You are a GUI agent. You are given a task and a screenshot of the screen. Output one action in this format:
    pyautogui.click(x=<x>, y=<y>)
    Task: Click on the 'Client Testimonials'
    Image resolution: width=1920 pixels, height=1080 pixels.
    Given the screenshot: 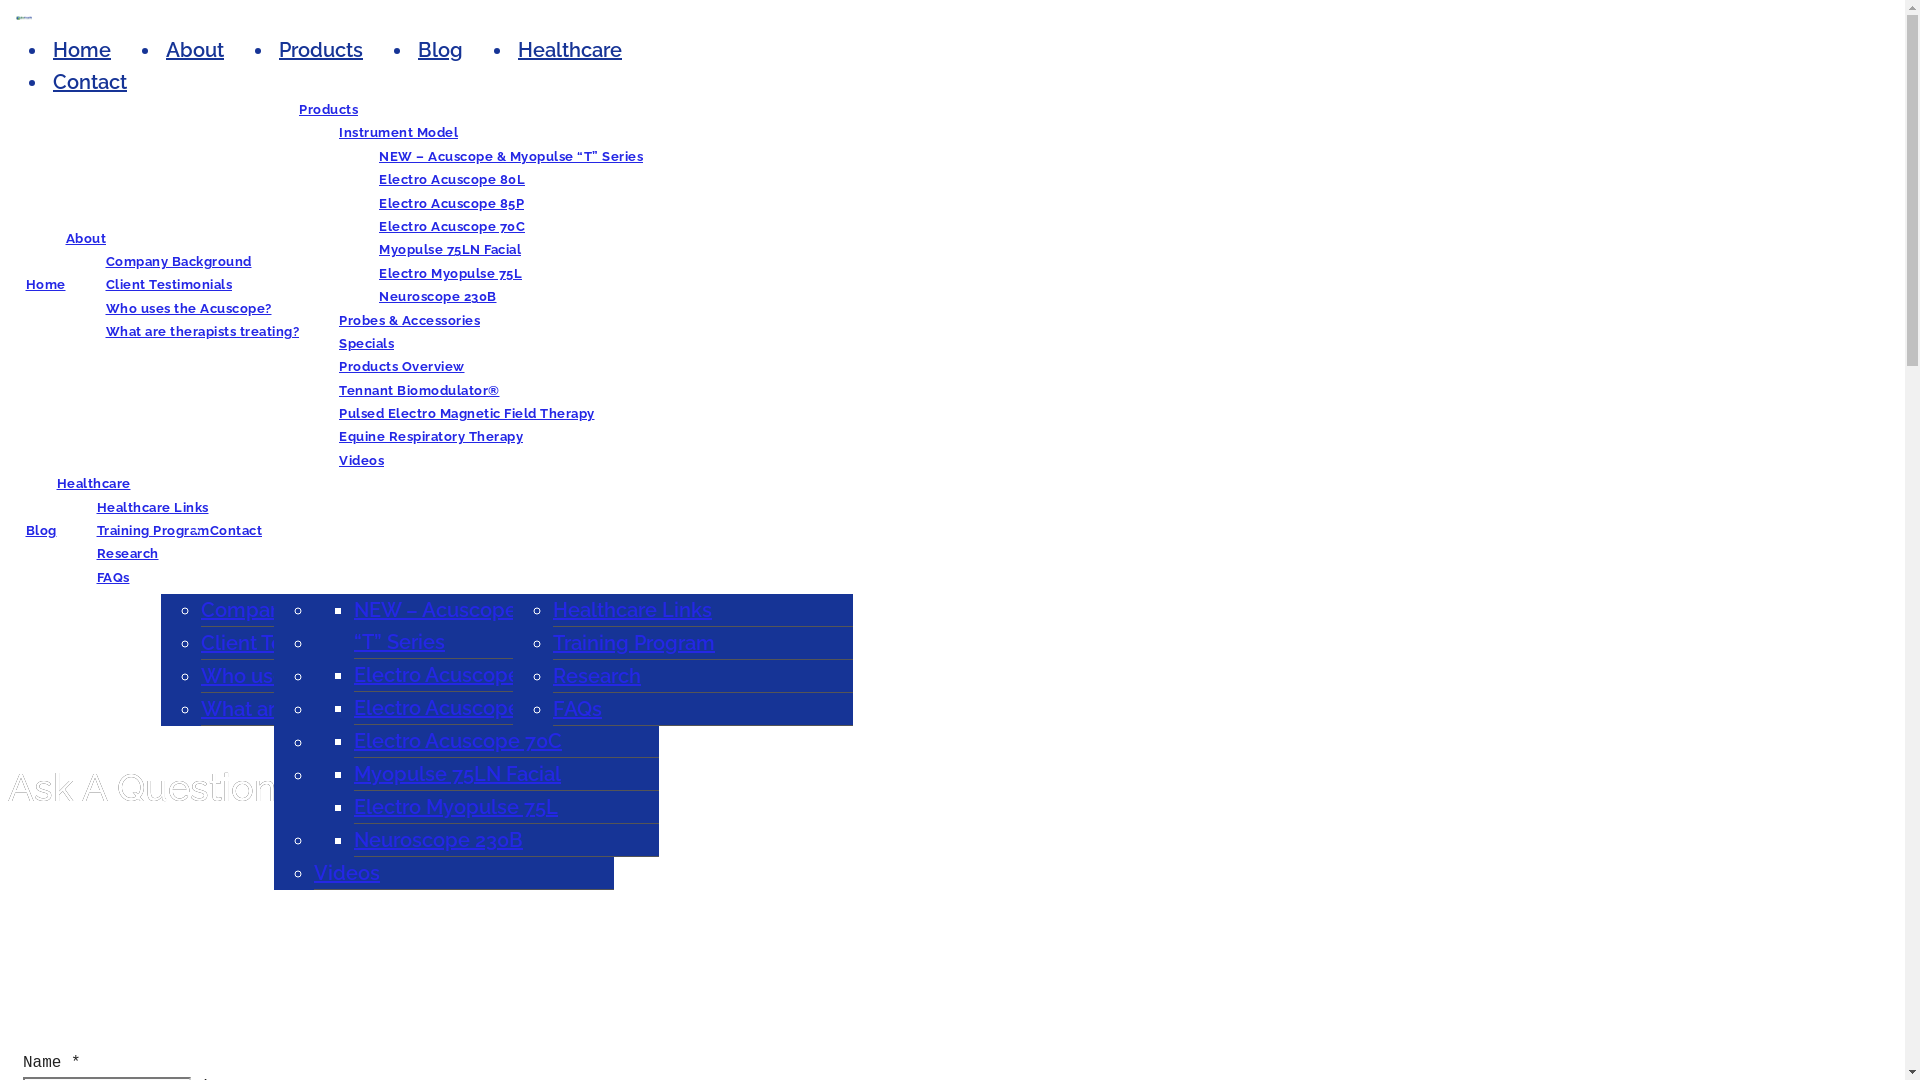 What is the action you would take?
    pyautogui.click(x=289, y=643)
    